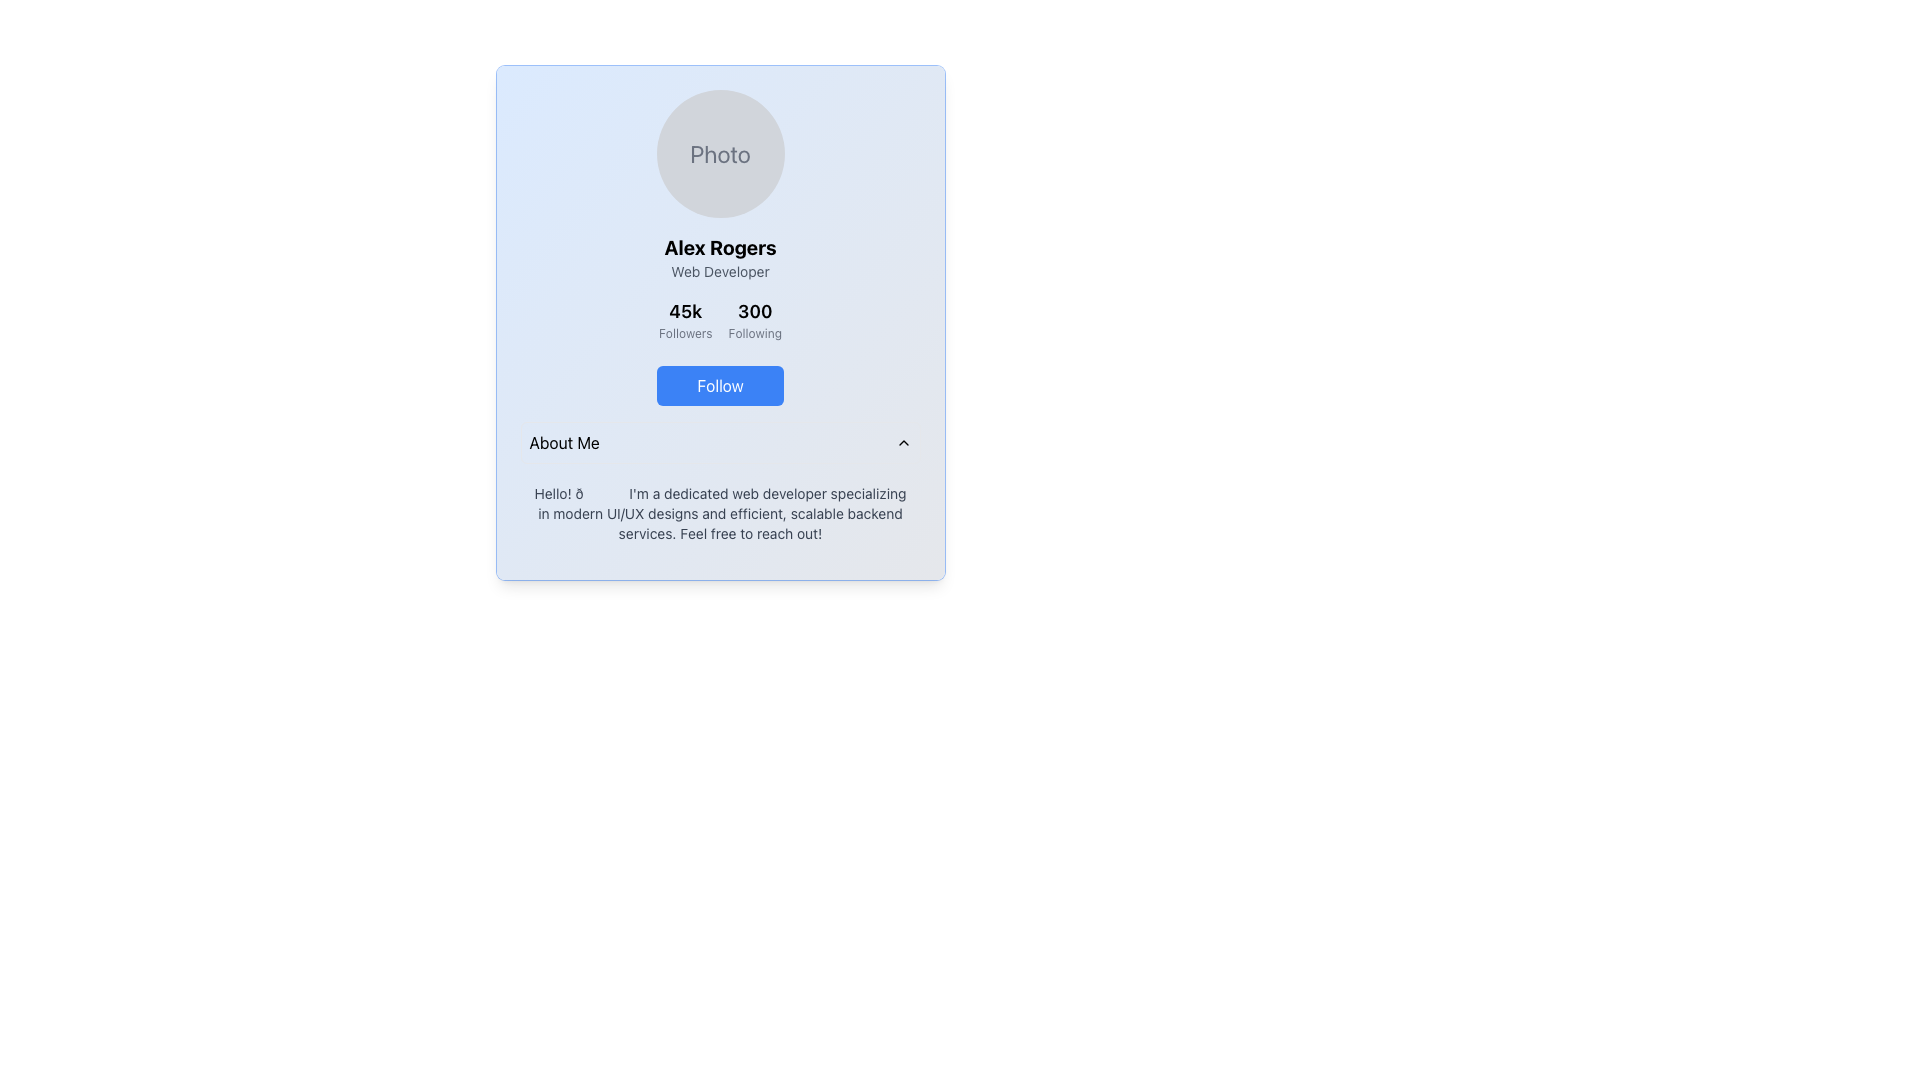 This screenshot has height=1080, width=1920. Describe the element at coordinates (720, 272) in the screenshot. I see `the text element 'Web Developer' which is styled with a small font size and gray color, positioned centrally beneath 'Alex Rogers' in the profile card` at that location.